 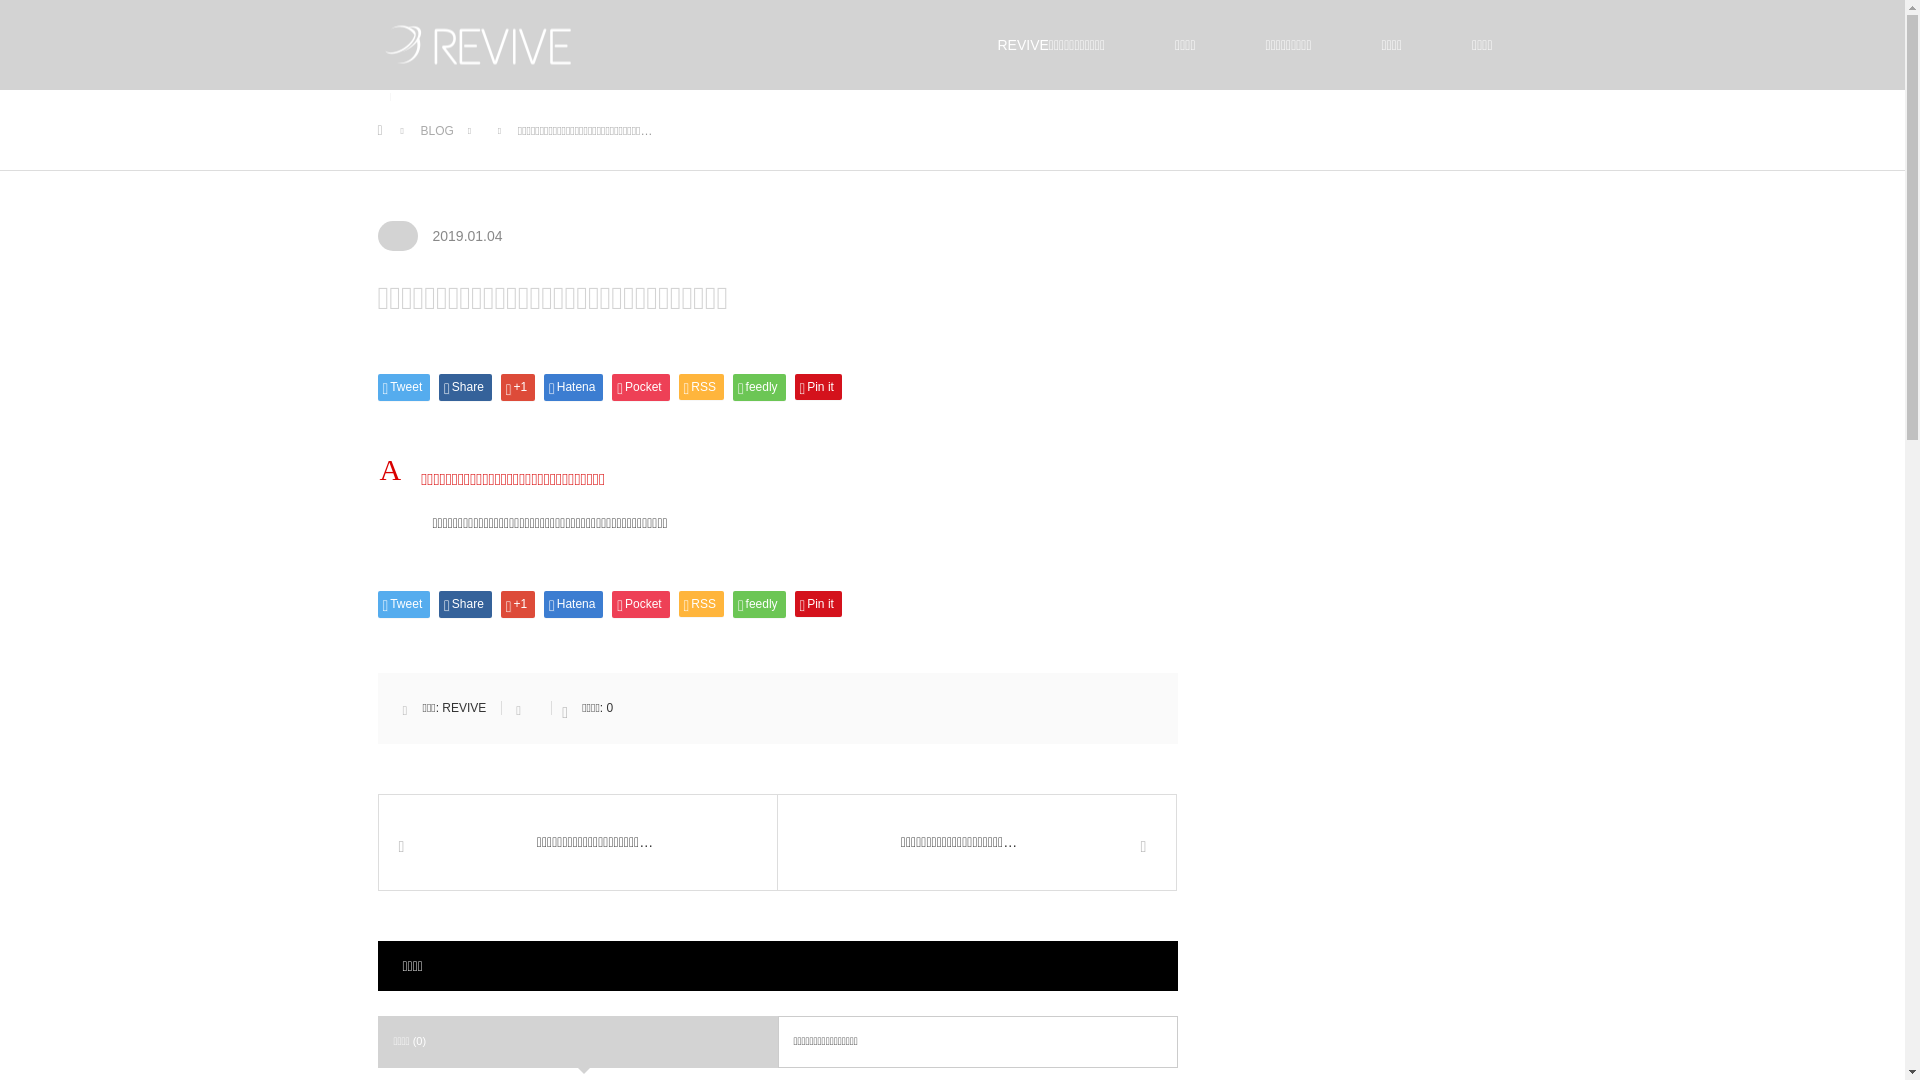 I want to click on 'Tweet', so click(x=403, y=603).